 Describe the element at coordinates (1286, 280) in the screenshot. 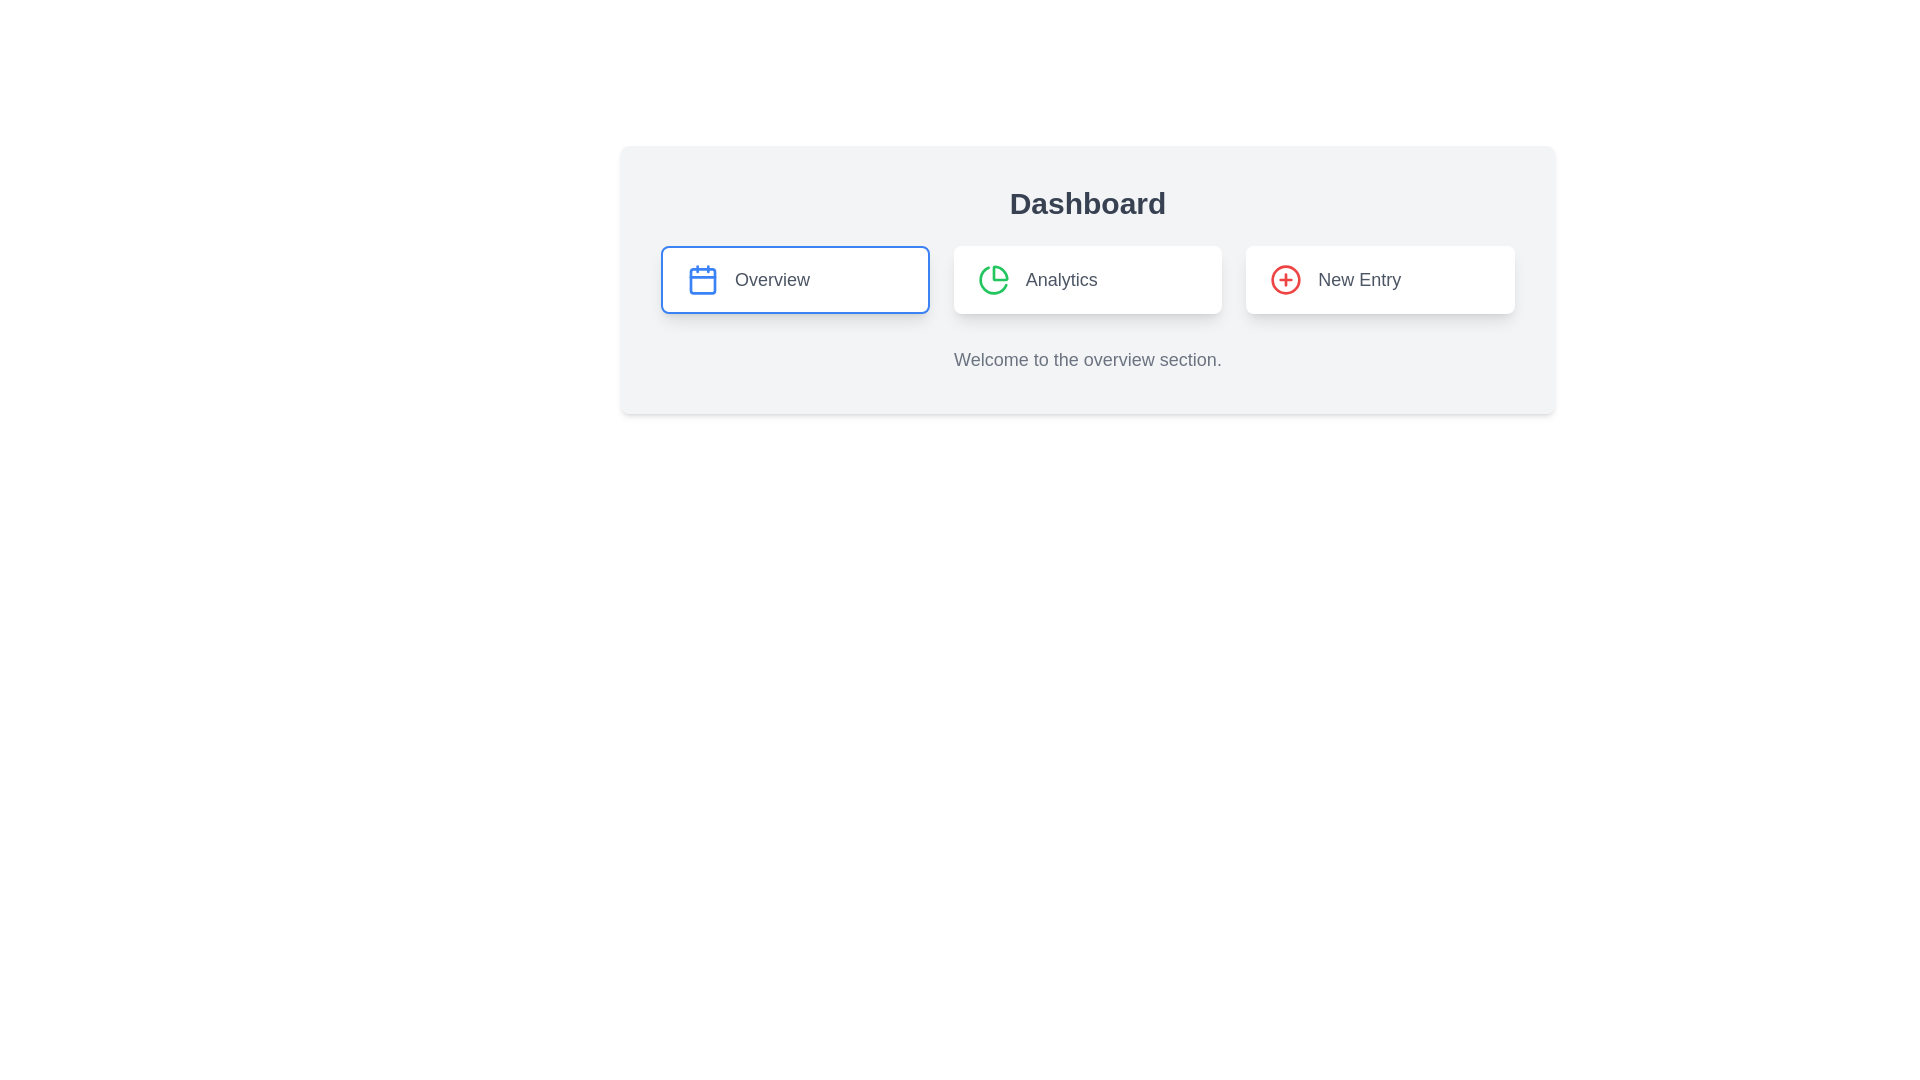

I see `the red circular icon with a plus symbol inside, which is located within the 'New Entry' button on the right side of the rectangular card labeled 'New Entry.'` at that location.